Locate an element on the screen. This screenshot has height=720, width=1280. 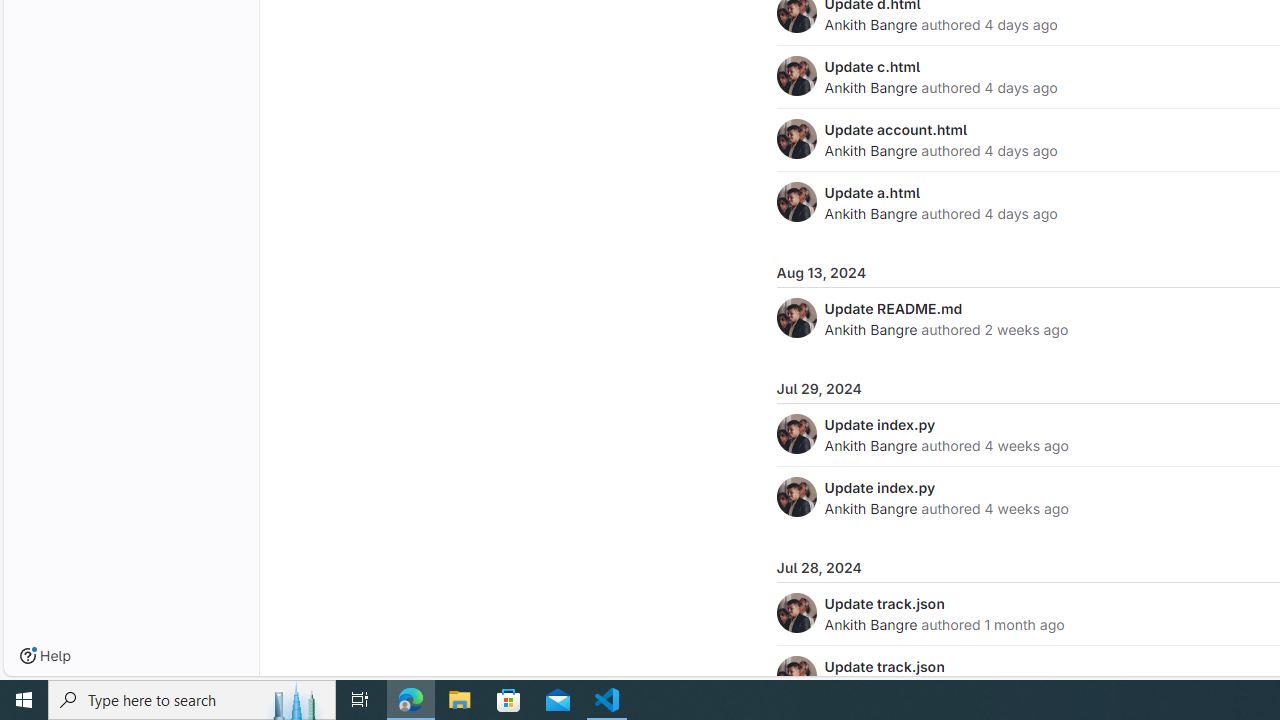
'Help' is located at coordinates (45, 655).